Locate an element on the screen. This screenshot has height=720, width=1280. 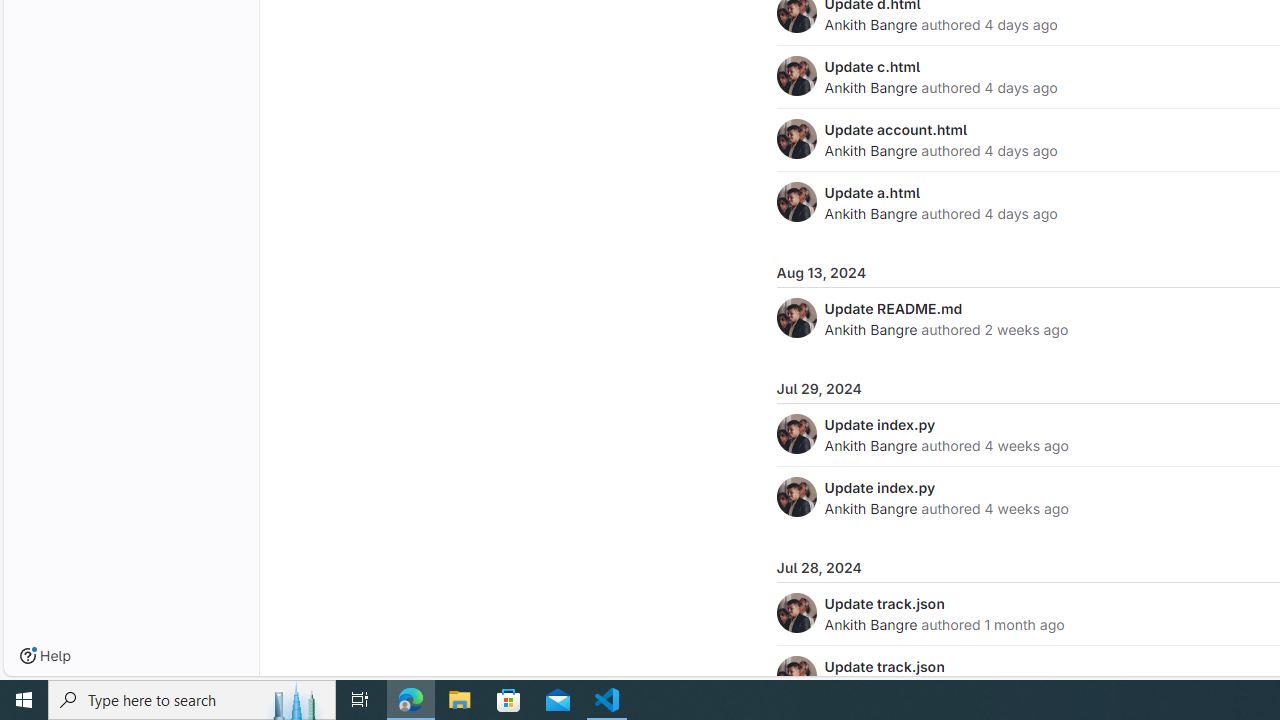
'Help' is located at coordinates (45, 655).